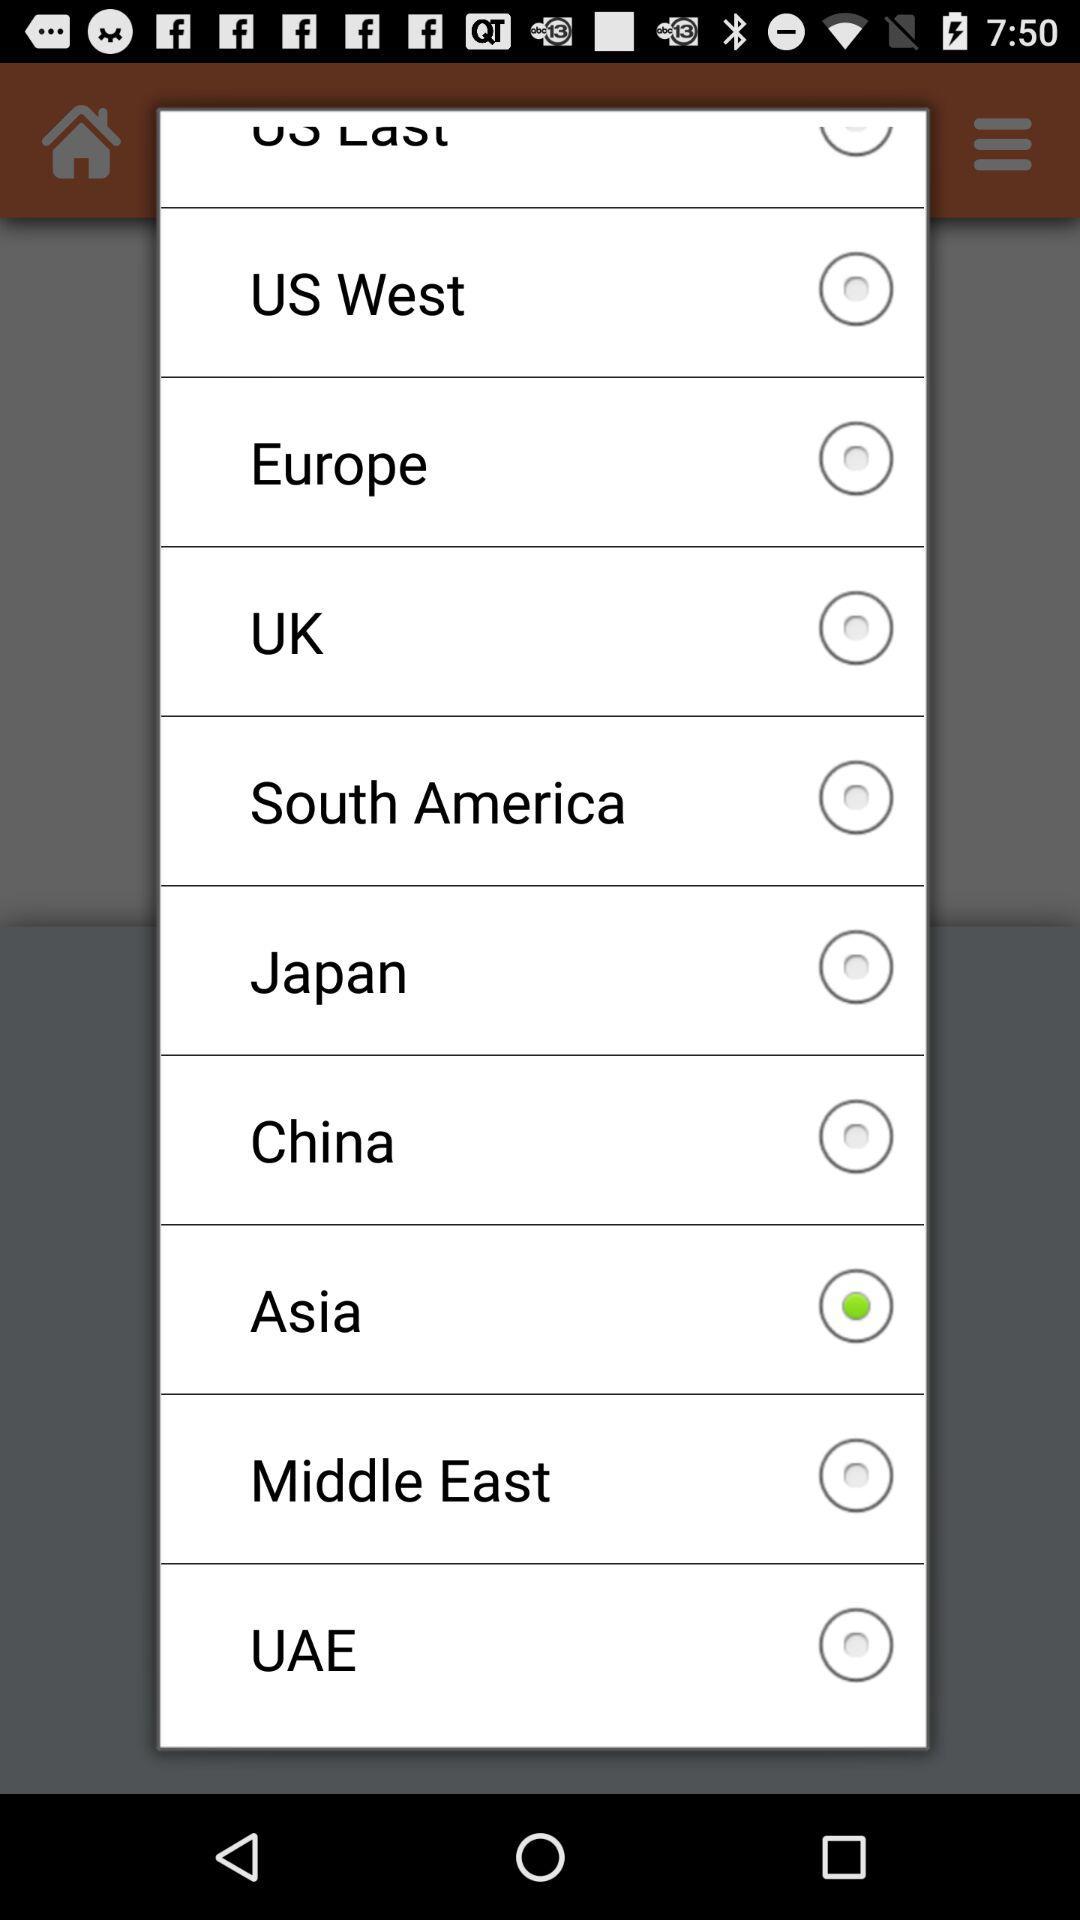 This screenshot has height=1920, width=1080. Describe the element at coordinates (542, 630) in the screenshot. I see `uk icon` at that location.